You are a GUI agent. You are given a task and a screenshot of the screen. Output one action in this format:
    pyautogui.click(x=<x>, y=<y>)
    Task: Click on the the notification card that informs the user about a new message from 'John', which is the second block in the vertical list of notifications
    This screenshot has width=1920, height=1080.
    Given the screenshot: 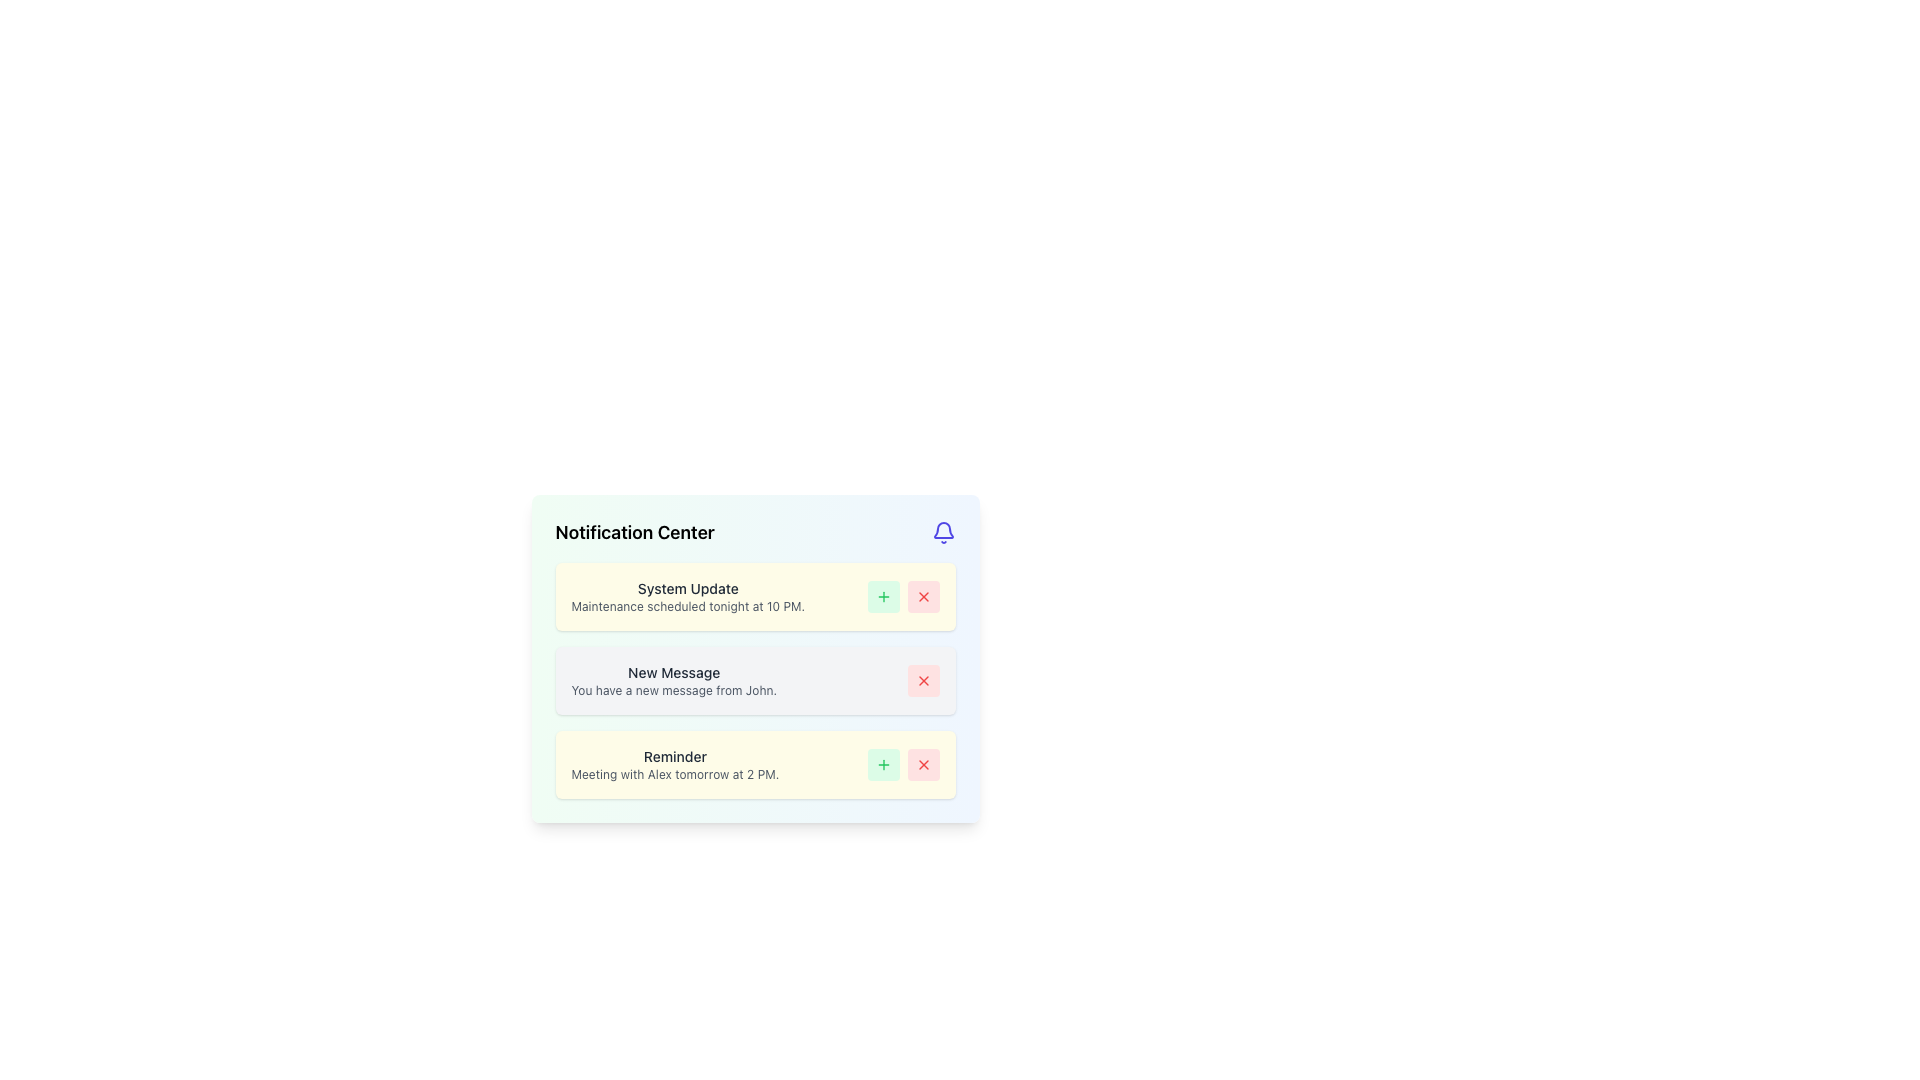 What is the action you would take?
    pyautogui.click(x=754, y=659)
    